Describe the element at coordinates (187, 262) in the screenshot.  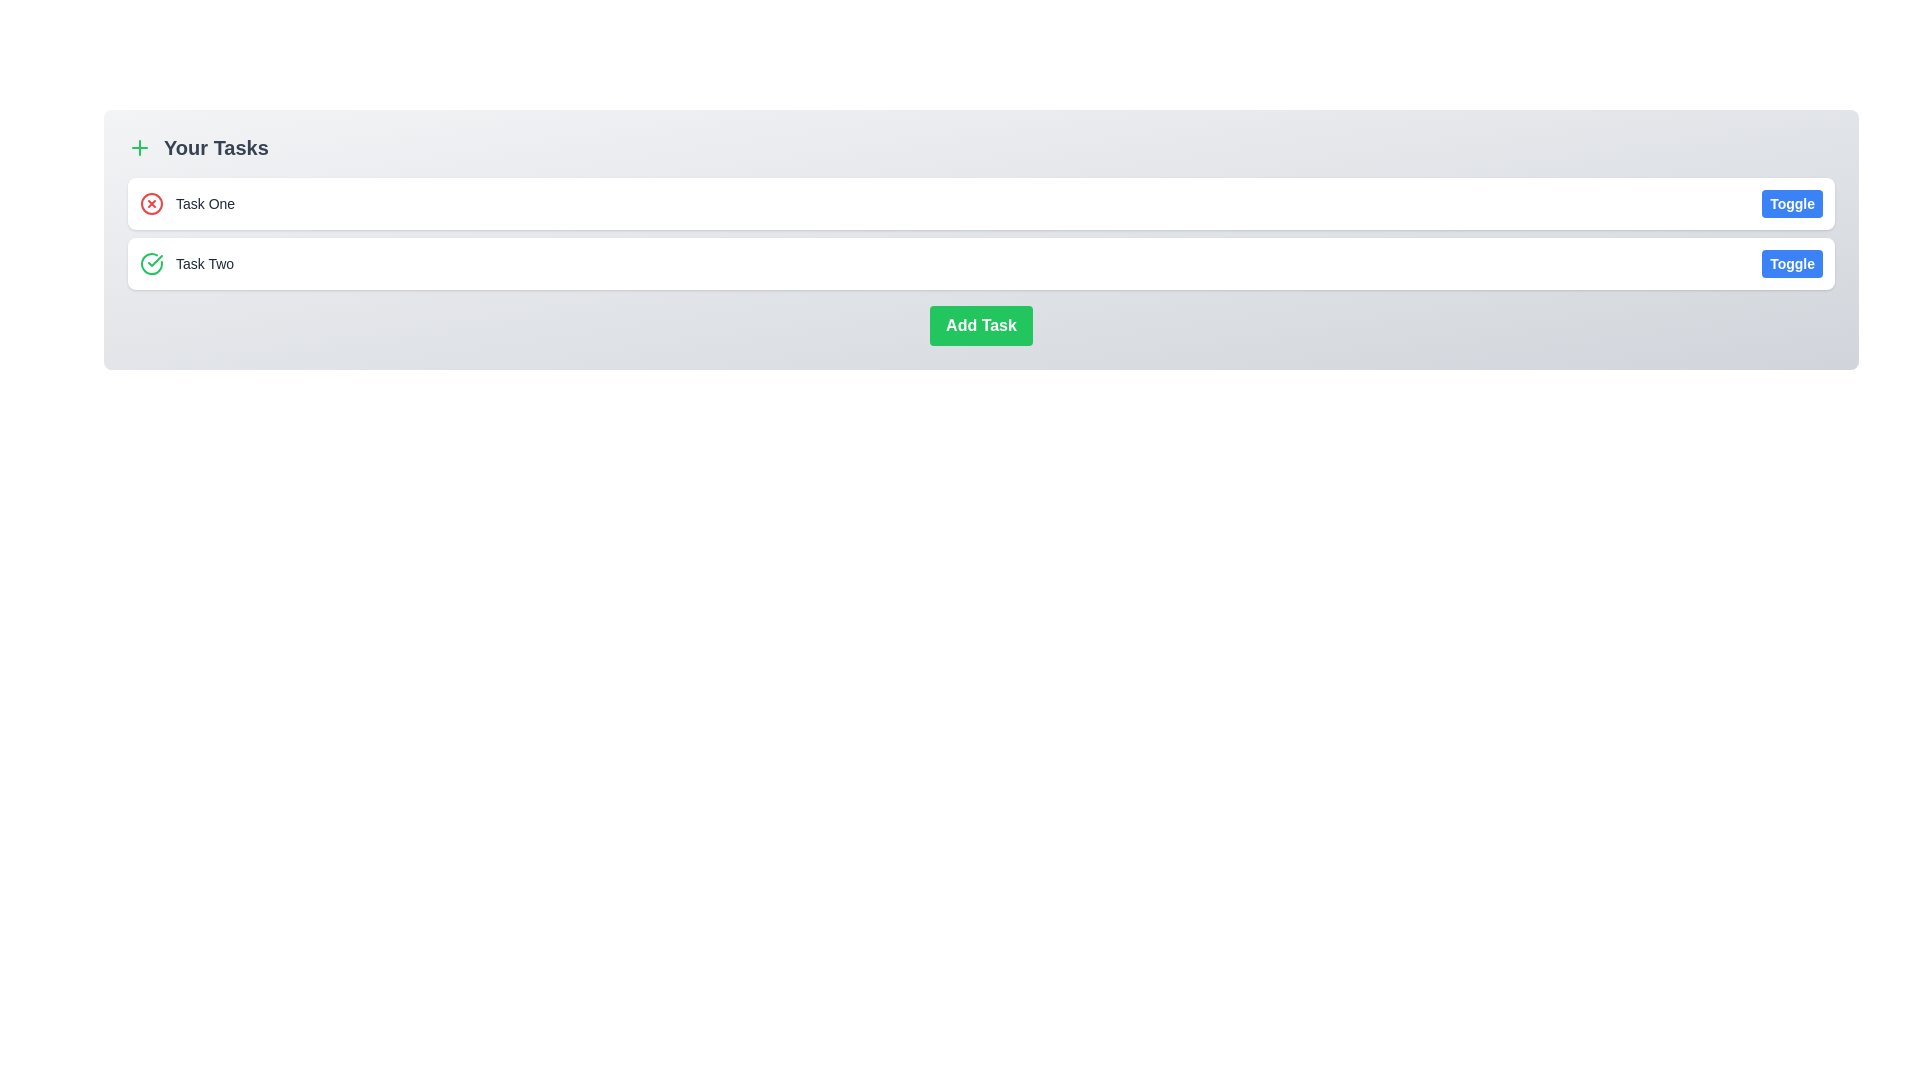
I see `text label 'Task Two' which is displayed within the second task row of the task list, located to the right of the green checkmark icon` at that location.